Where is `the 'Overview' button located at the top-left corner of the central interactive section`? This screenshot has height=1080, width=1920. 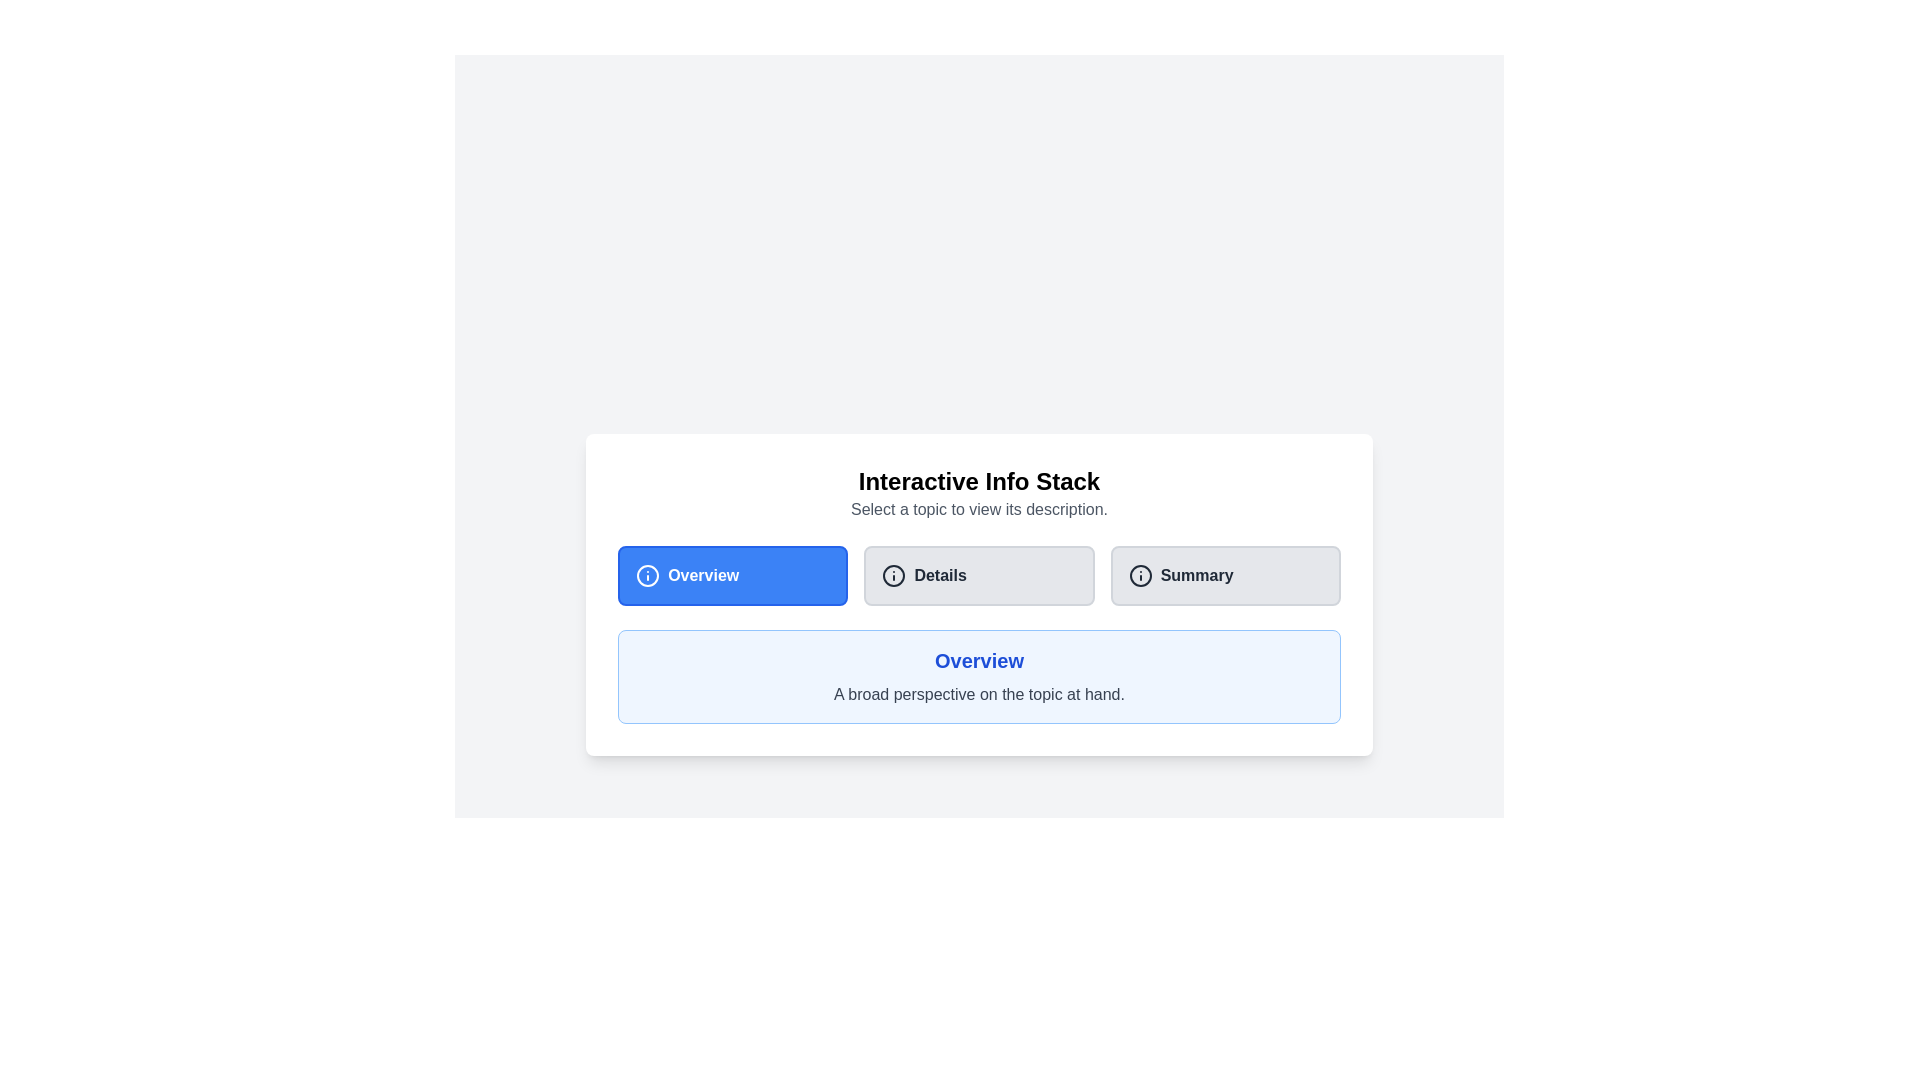 the 'Overview' button located at the top-left corner of the central interactive section is located at coordinates (732, 575).